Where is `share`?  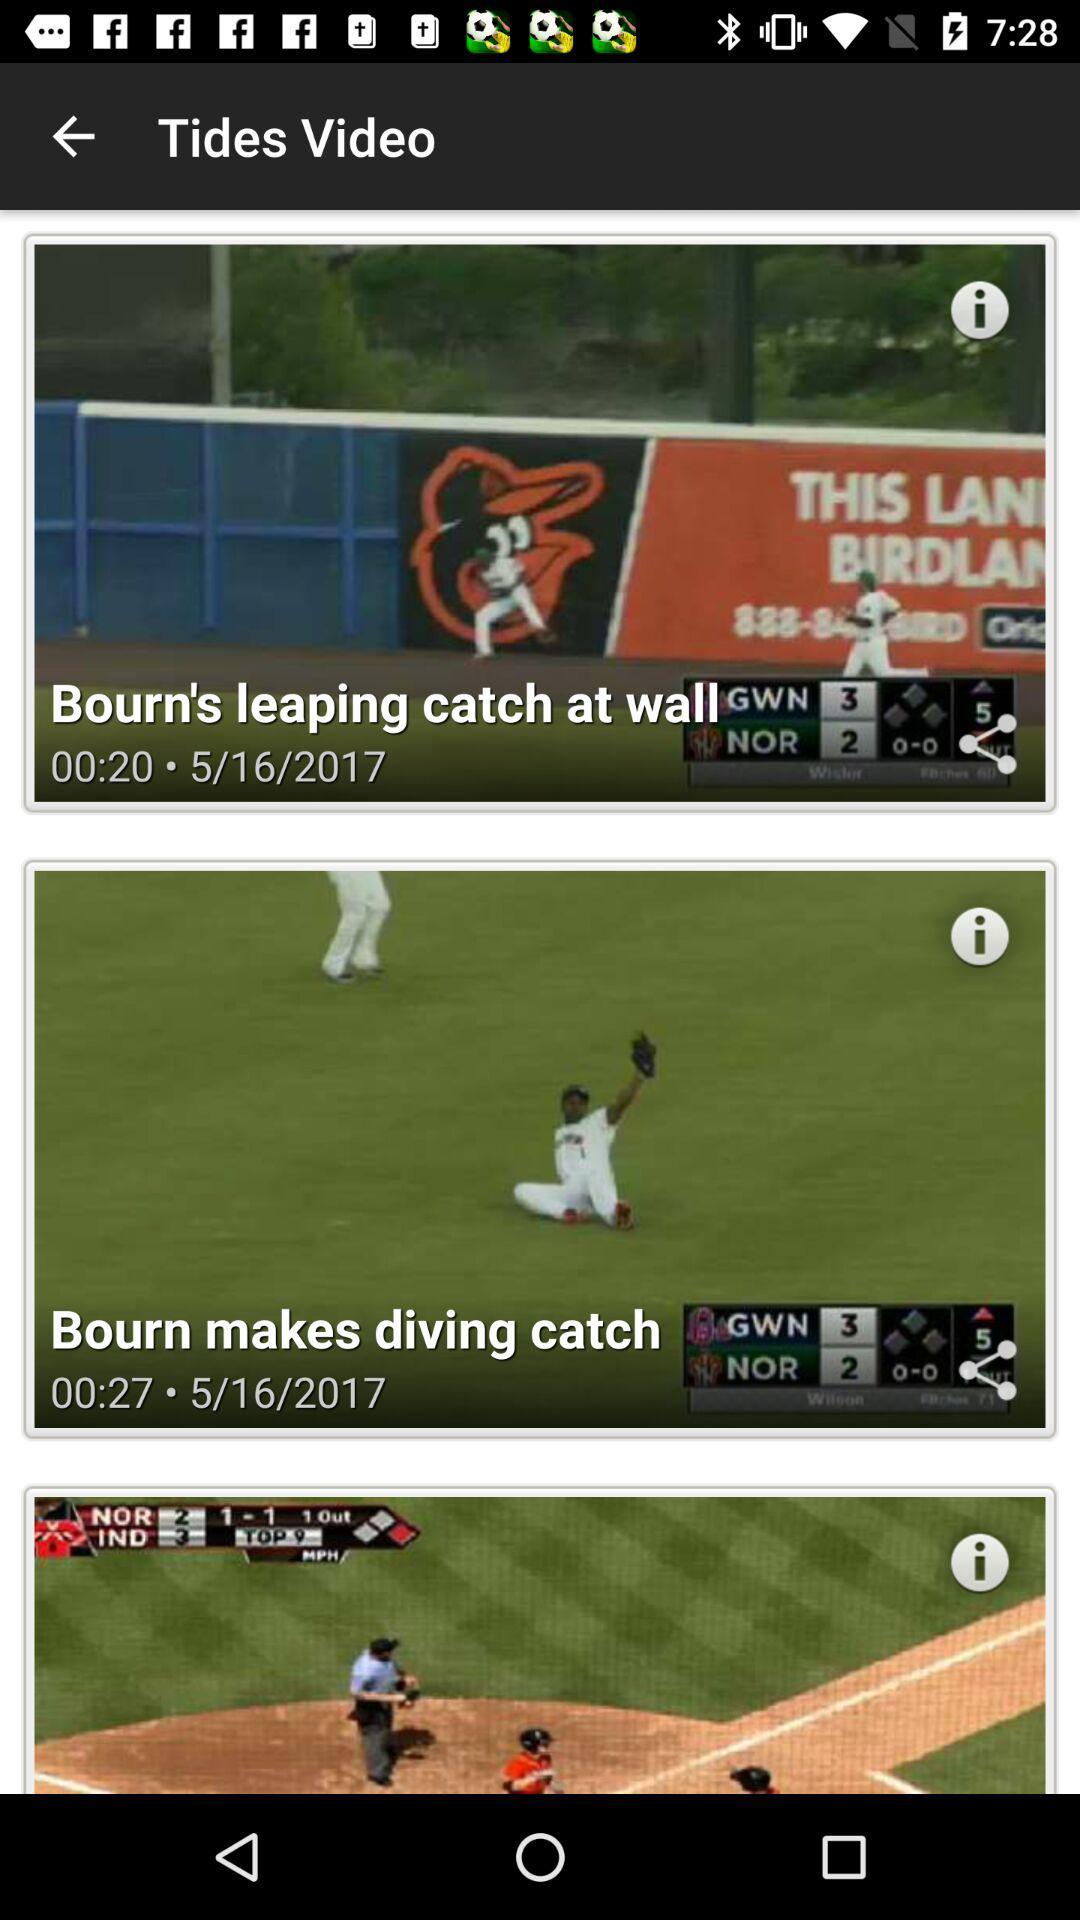
share is located at coordinates (986, 1369).